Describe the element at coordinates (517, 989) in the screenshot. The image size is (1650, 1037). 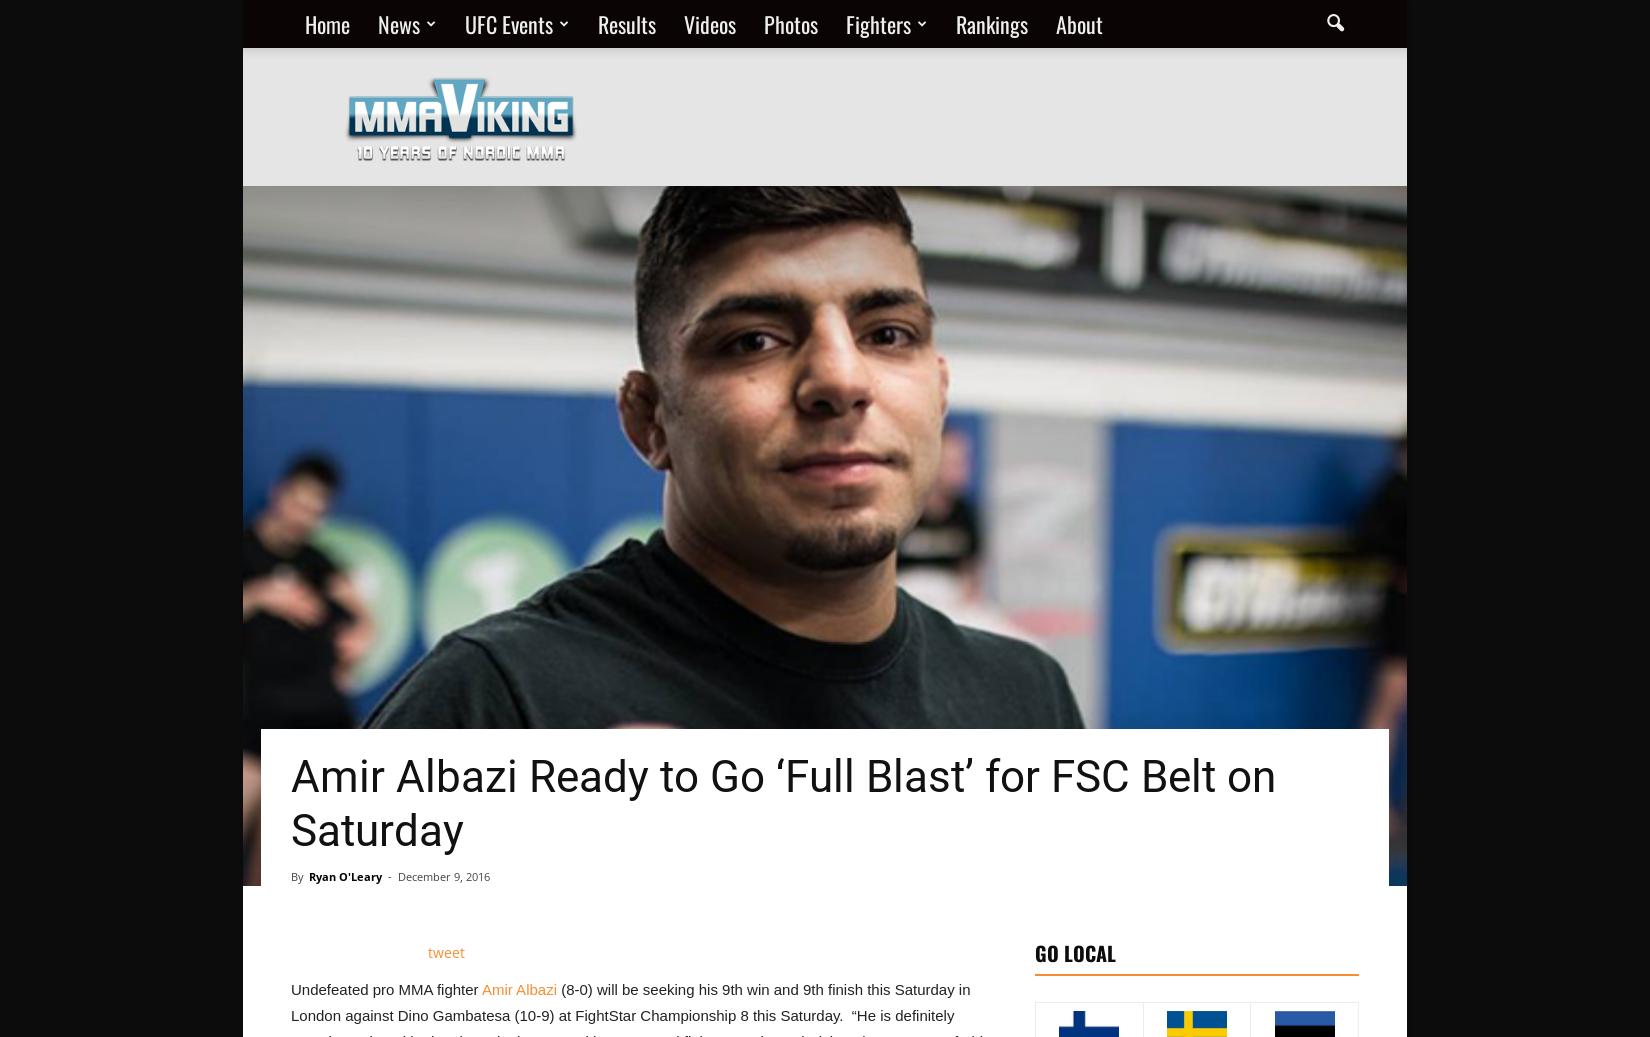
I see `'Amir Albazi'` at that location.